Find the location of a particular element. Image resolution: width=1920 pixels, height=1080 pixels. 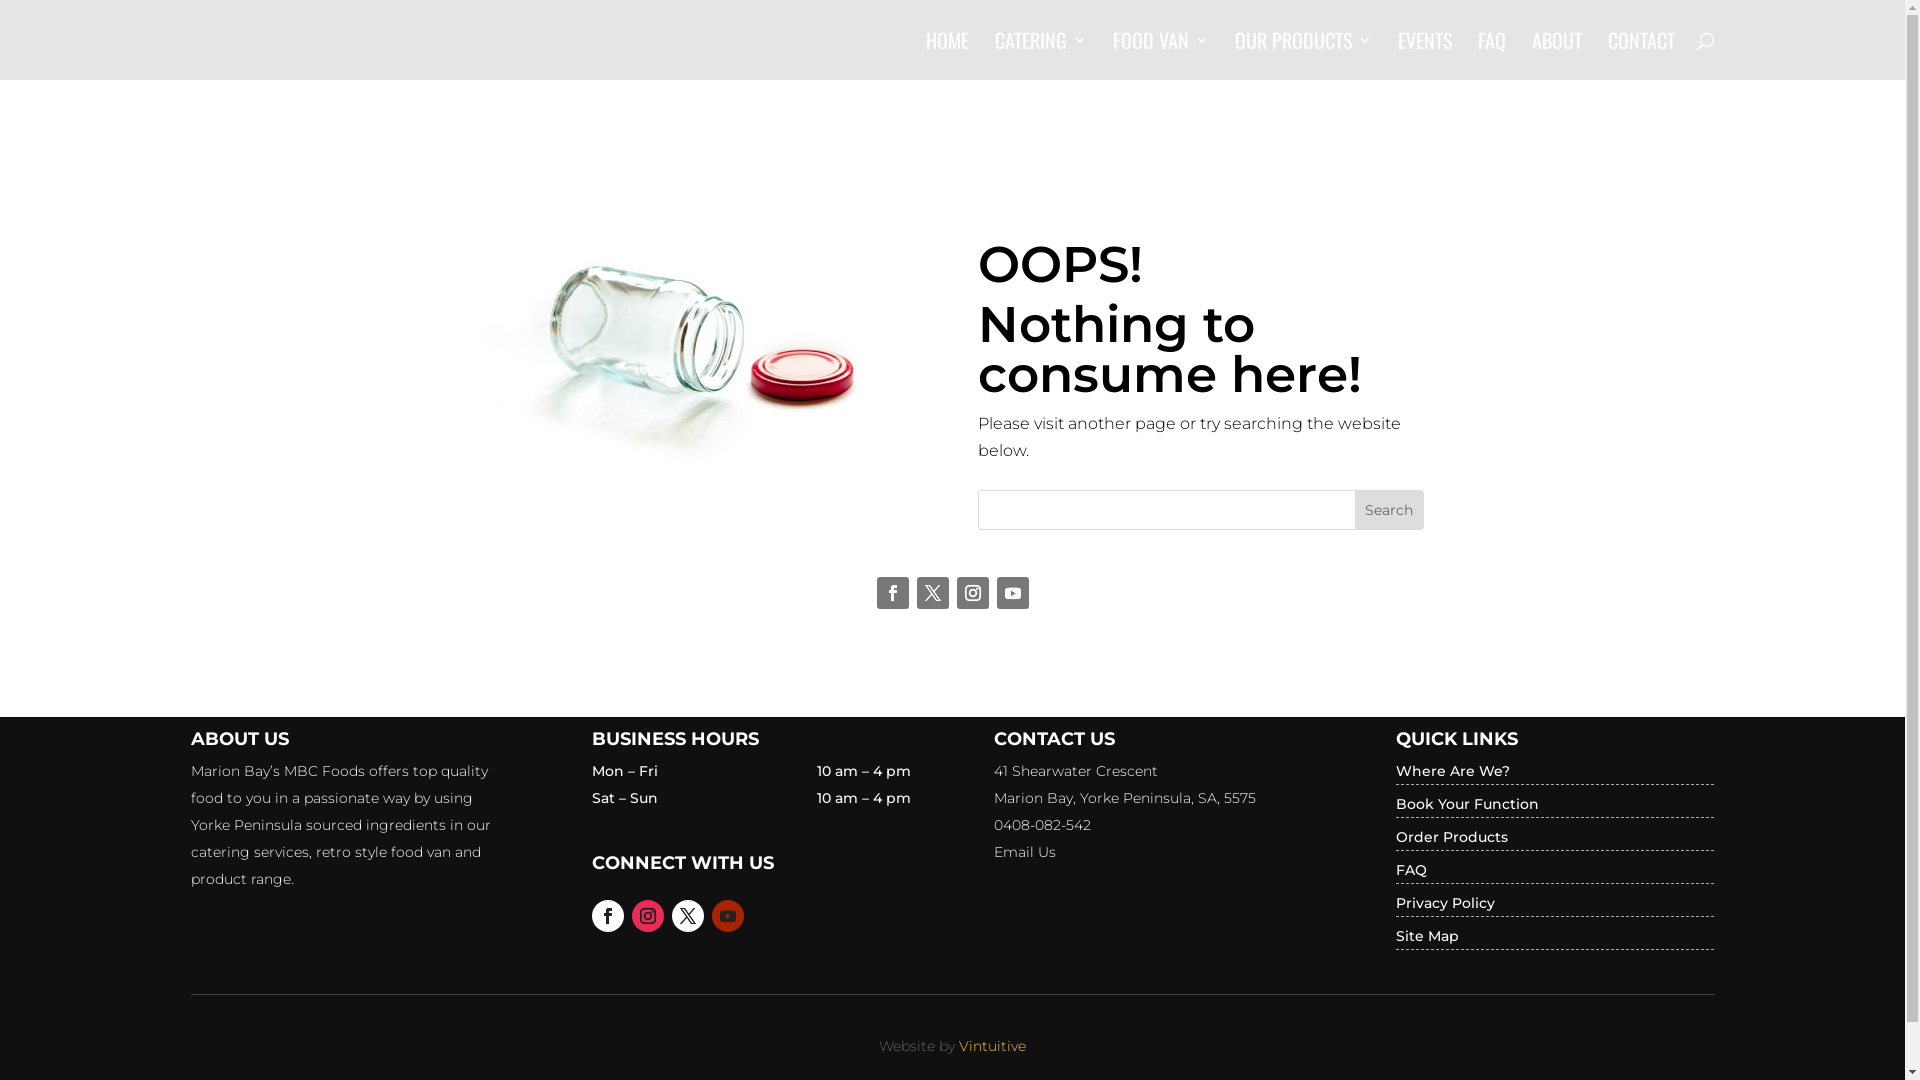

'CATERING' is located at coordinates (1040, 55).